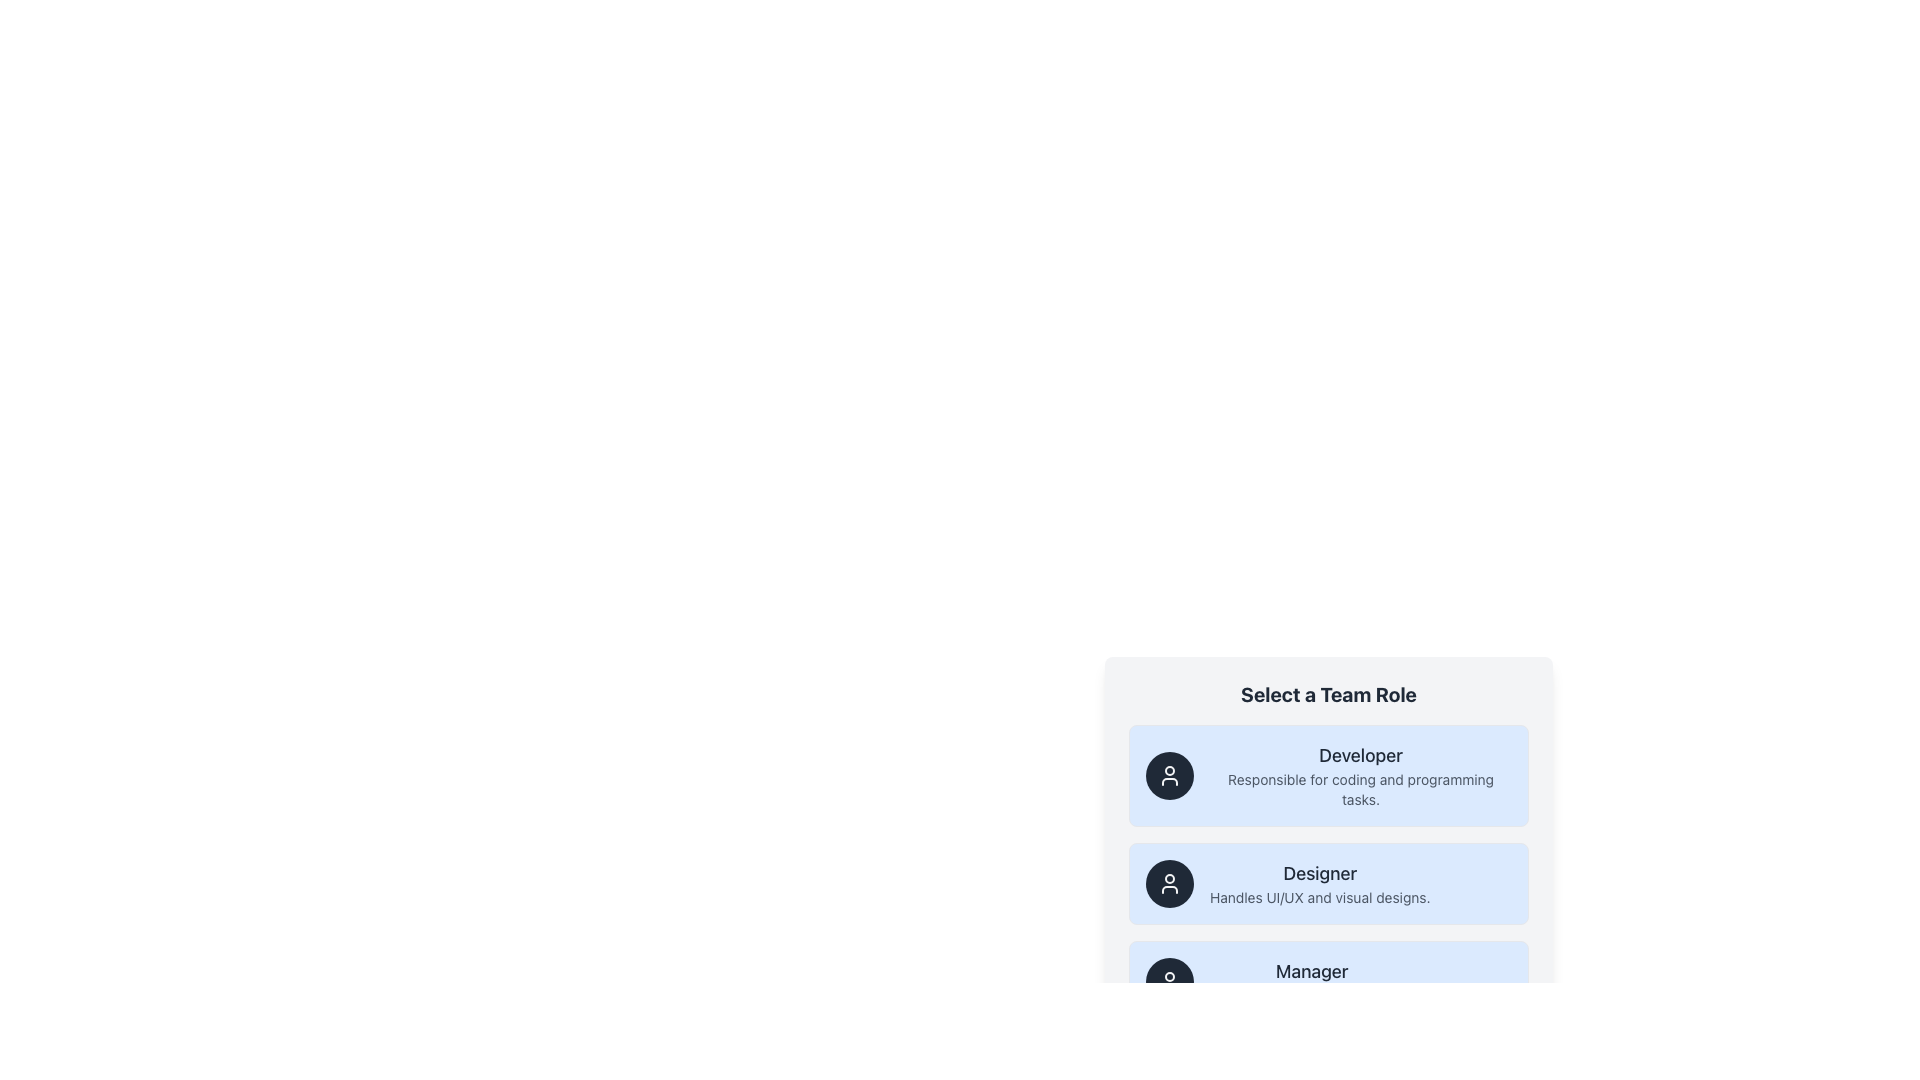 This screenshot has height=1080, width=1920. I want to click on the 'Designer' role icon in the team role selection menu, so click(1170, 882).